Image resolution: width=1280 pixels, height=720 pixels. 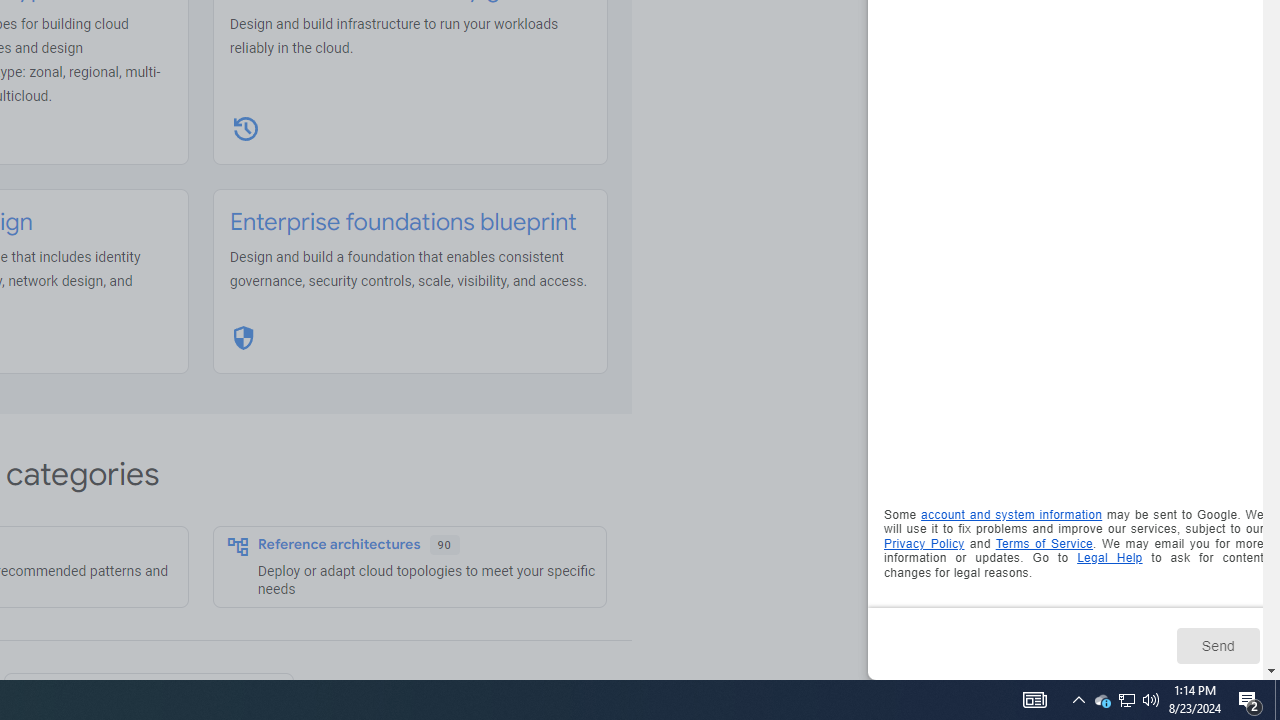 I want to click on 'account and system information', so click(x=1012, y=514).